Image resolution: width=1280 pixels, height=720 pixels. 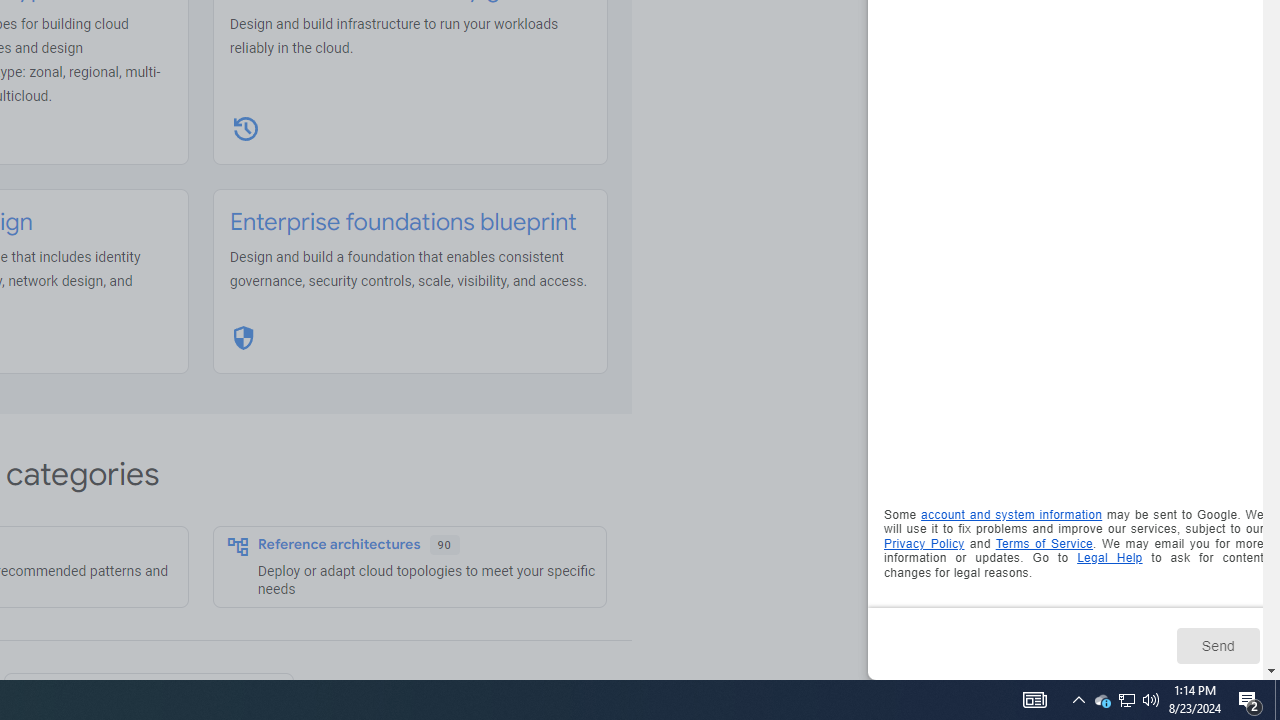 I want to click on 'account and system information', so click(x=1012, y=514).